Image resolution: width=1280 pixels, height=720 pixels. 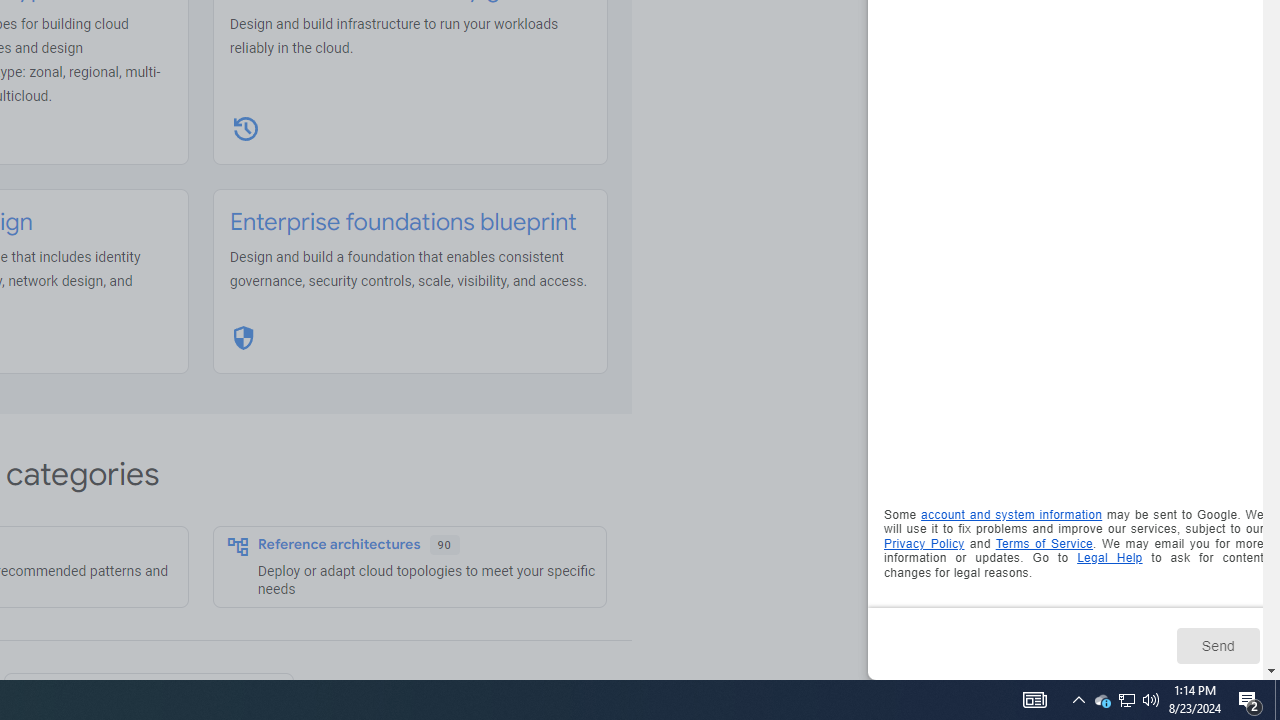 I want to click on 'account and system information', so click(x=1012, y=514).